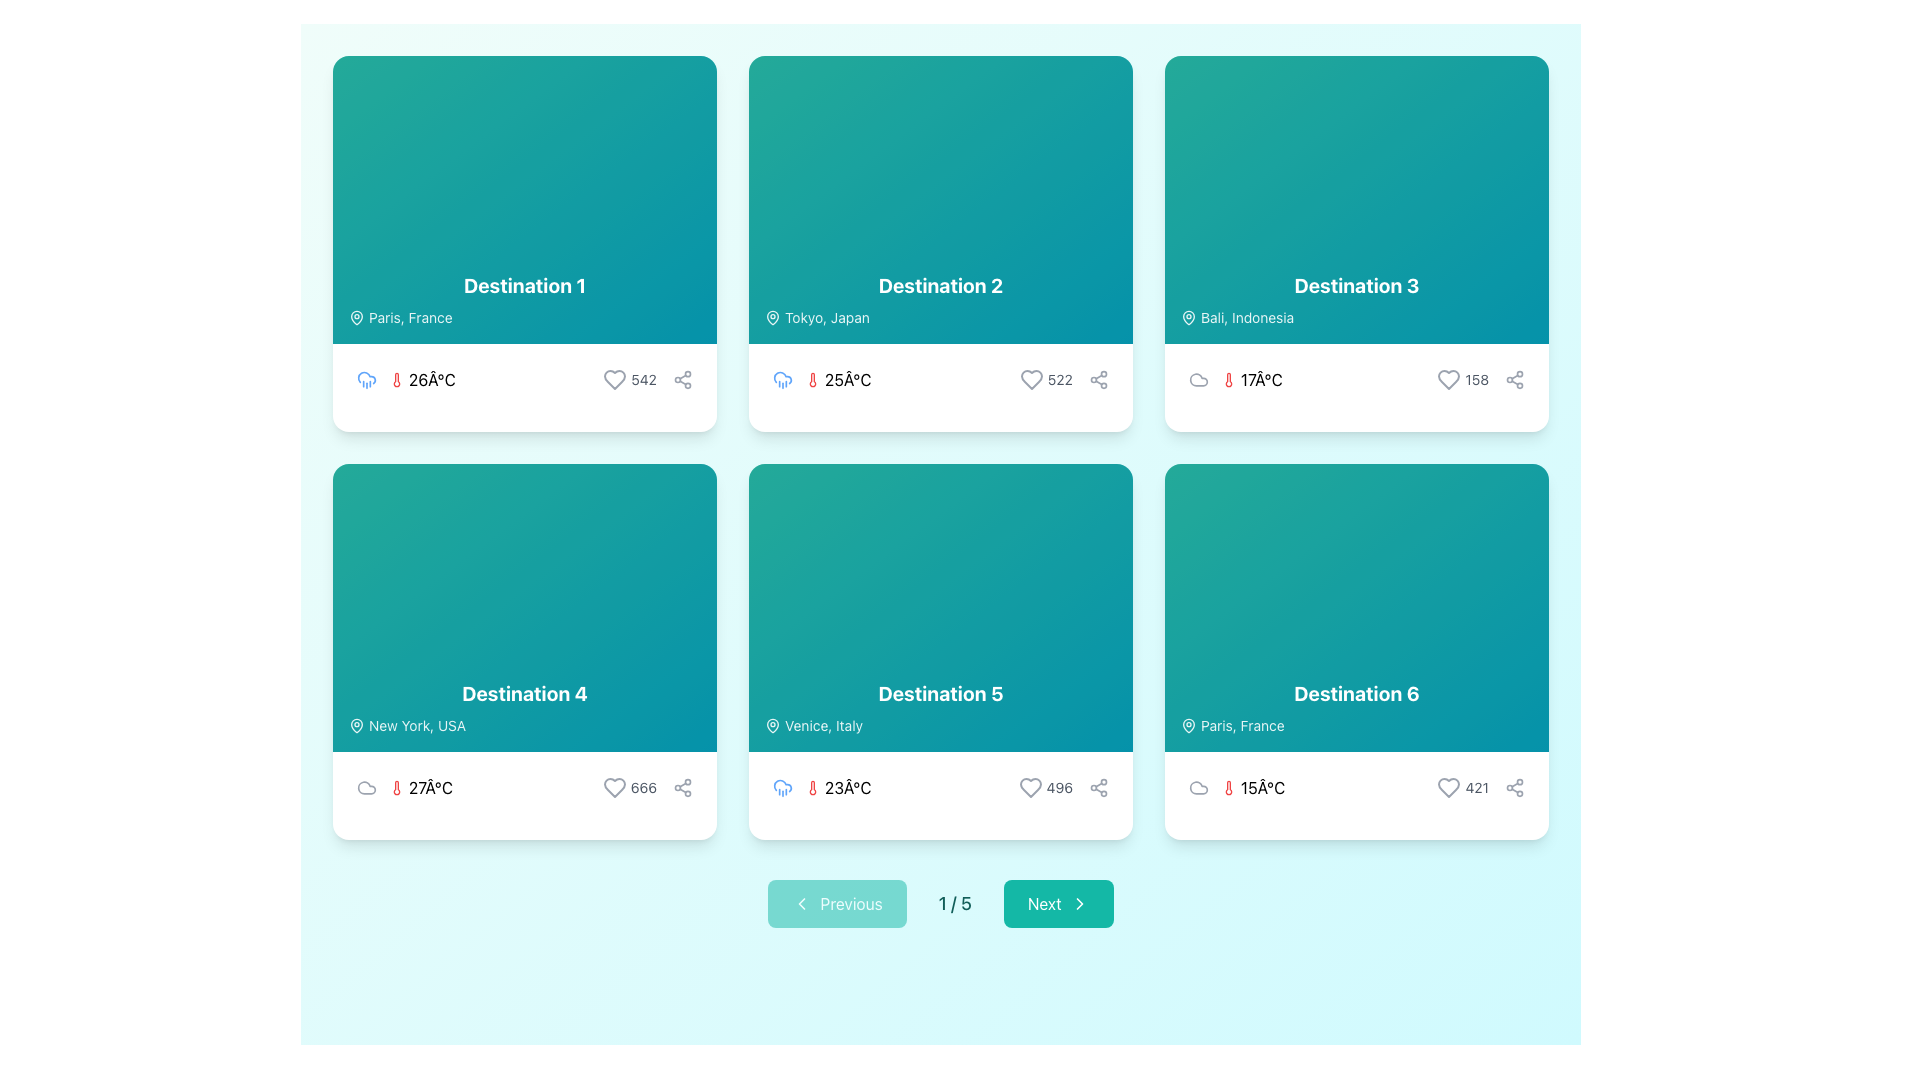  Describe the element at coordinates (647, 786) in the screenshot. I see `the text element displaying the number of likes for 'Destination 4', located in the bottom row of the fourth card between the heart and share icons` at that location.